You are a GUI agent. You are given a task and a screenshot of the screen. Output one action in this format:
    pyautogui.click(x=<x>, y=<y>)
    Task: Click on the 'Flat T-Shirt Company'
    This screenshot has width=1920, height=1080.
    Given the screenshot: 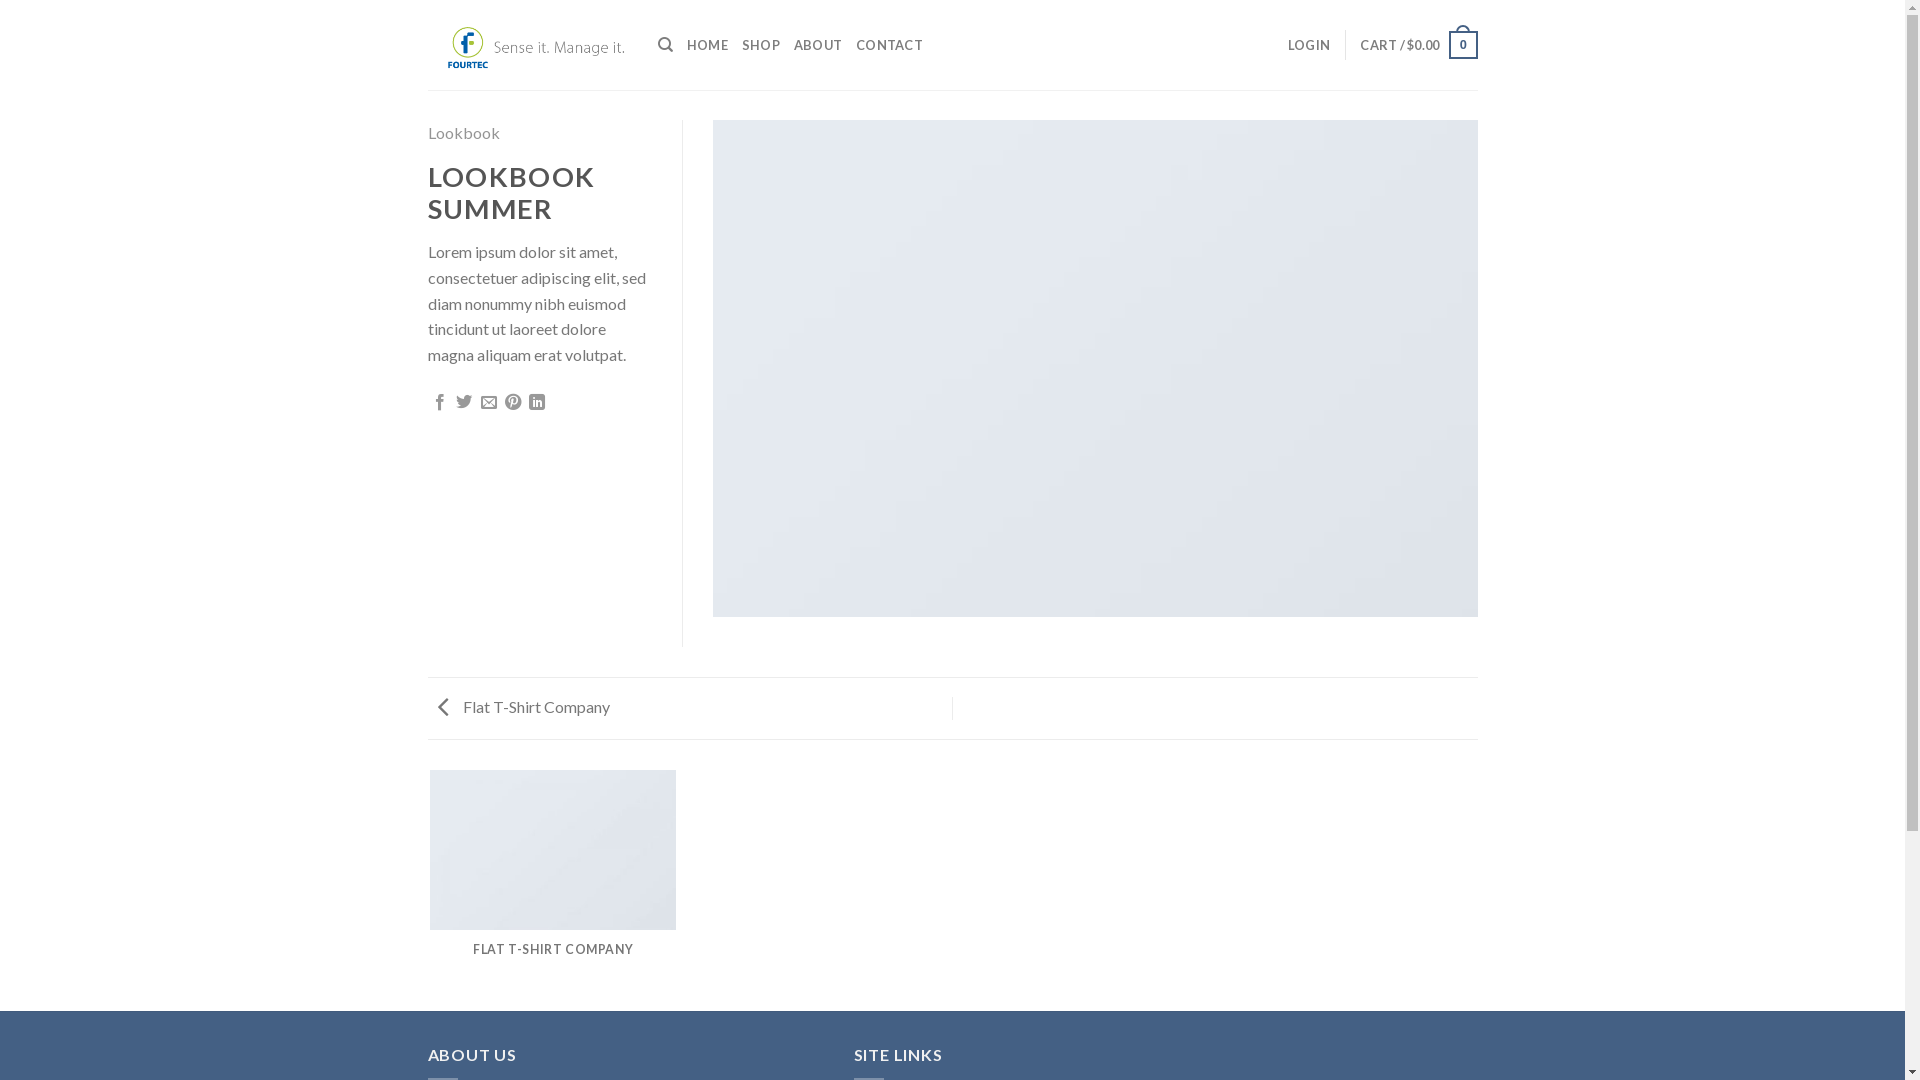 What is the action you would take?
    pyautogui.click(x=518, y=705)
    